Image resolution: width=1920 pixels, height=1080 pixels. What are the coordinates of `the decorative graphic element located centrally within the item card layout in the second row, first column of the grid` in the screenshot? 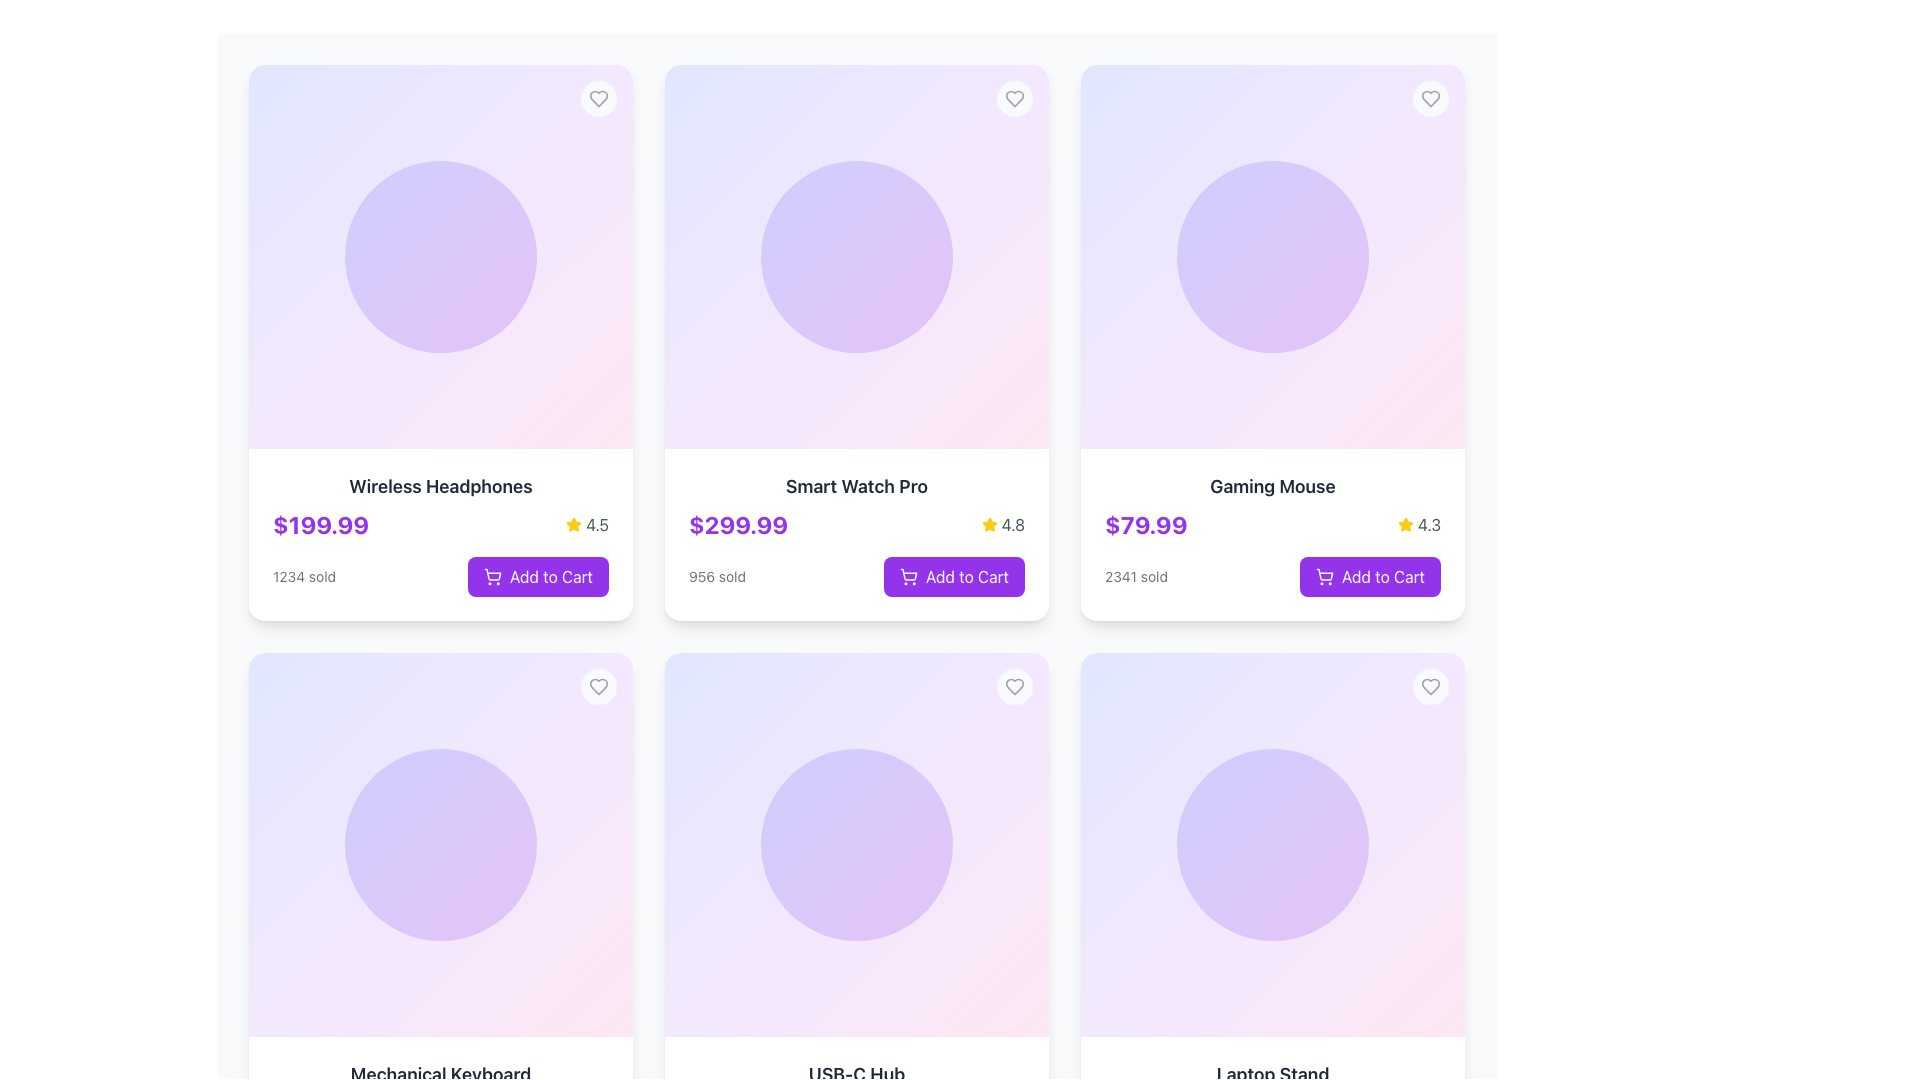 It's located at (857, 844).